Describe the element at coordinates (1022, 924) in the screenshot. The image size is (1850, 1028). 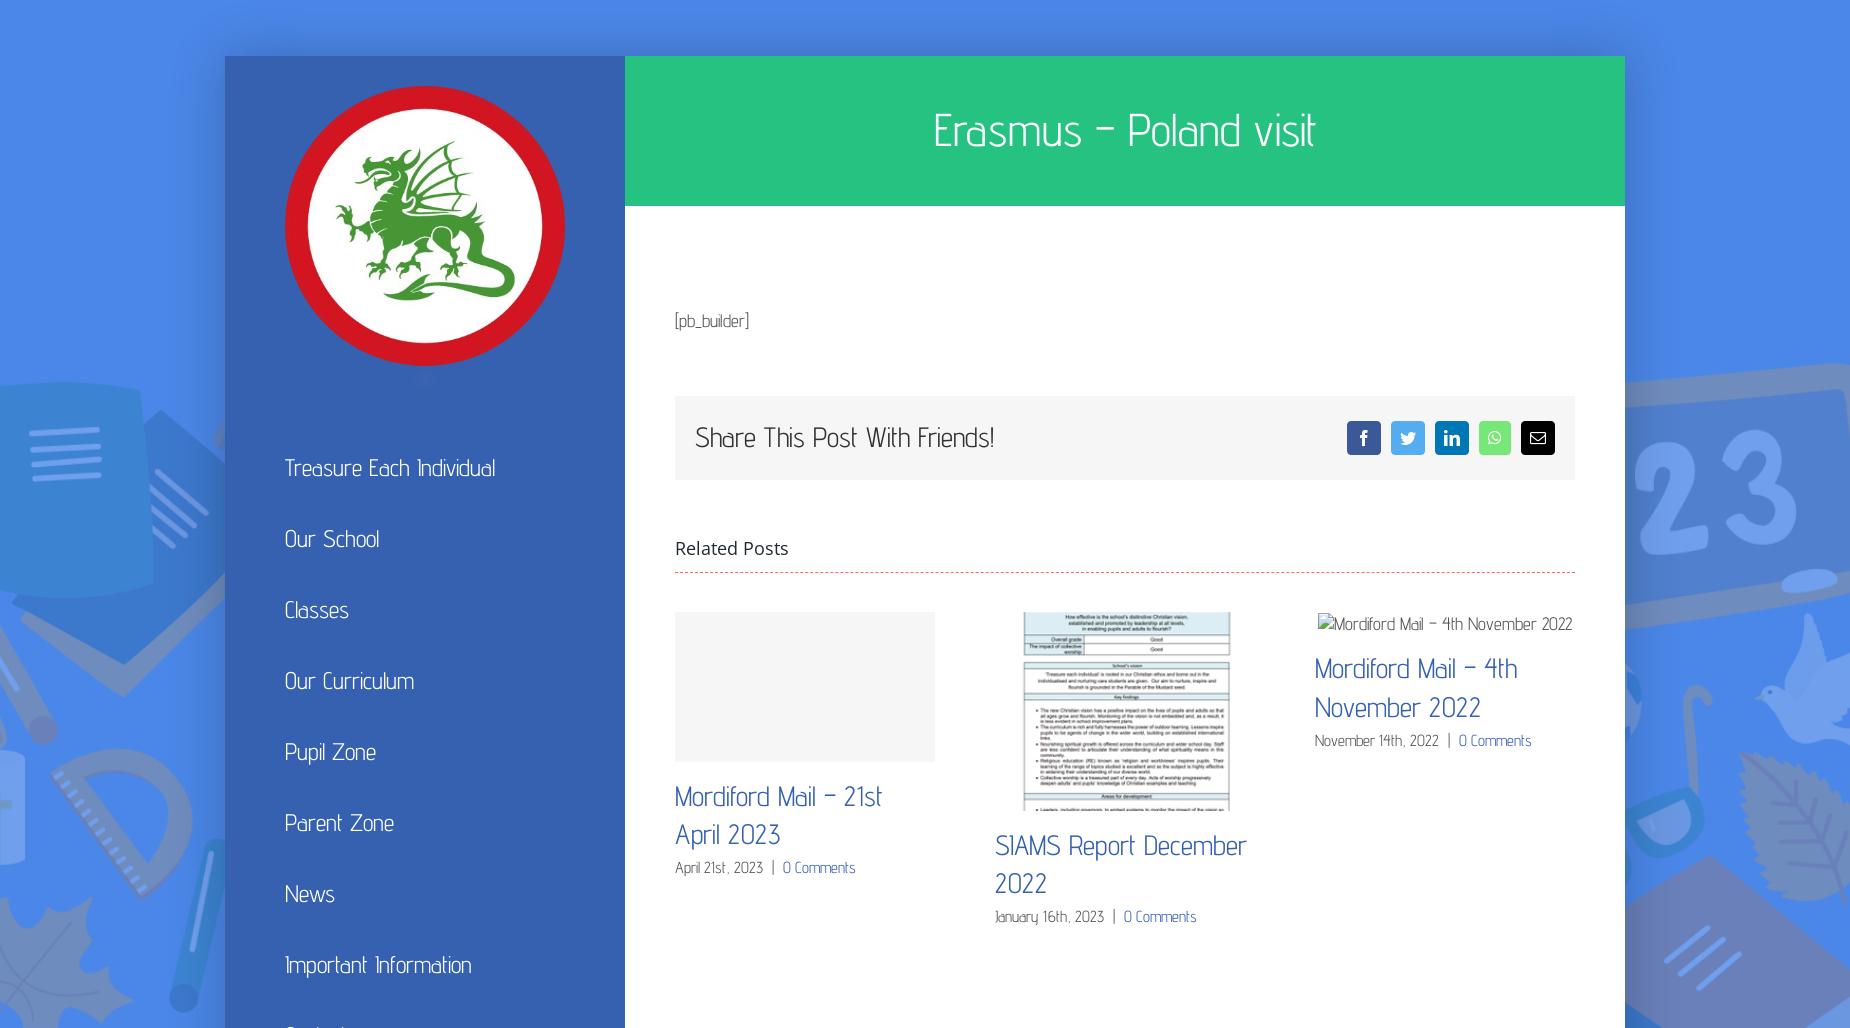
I see `'Science'` at that location.